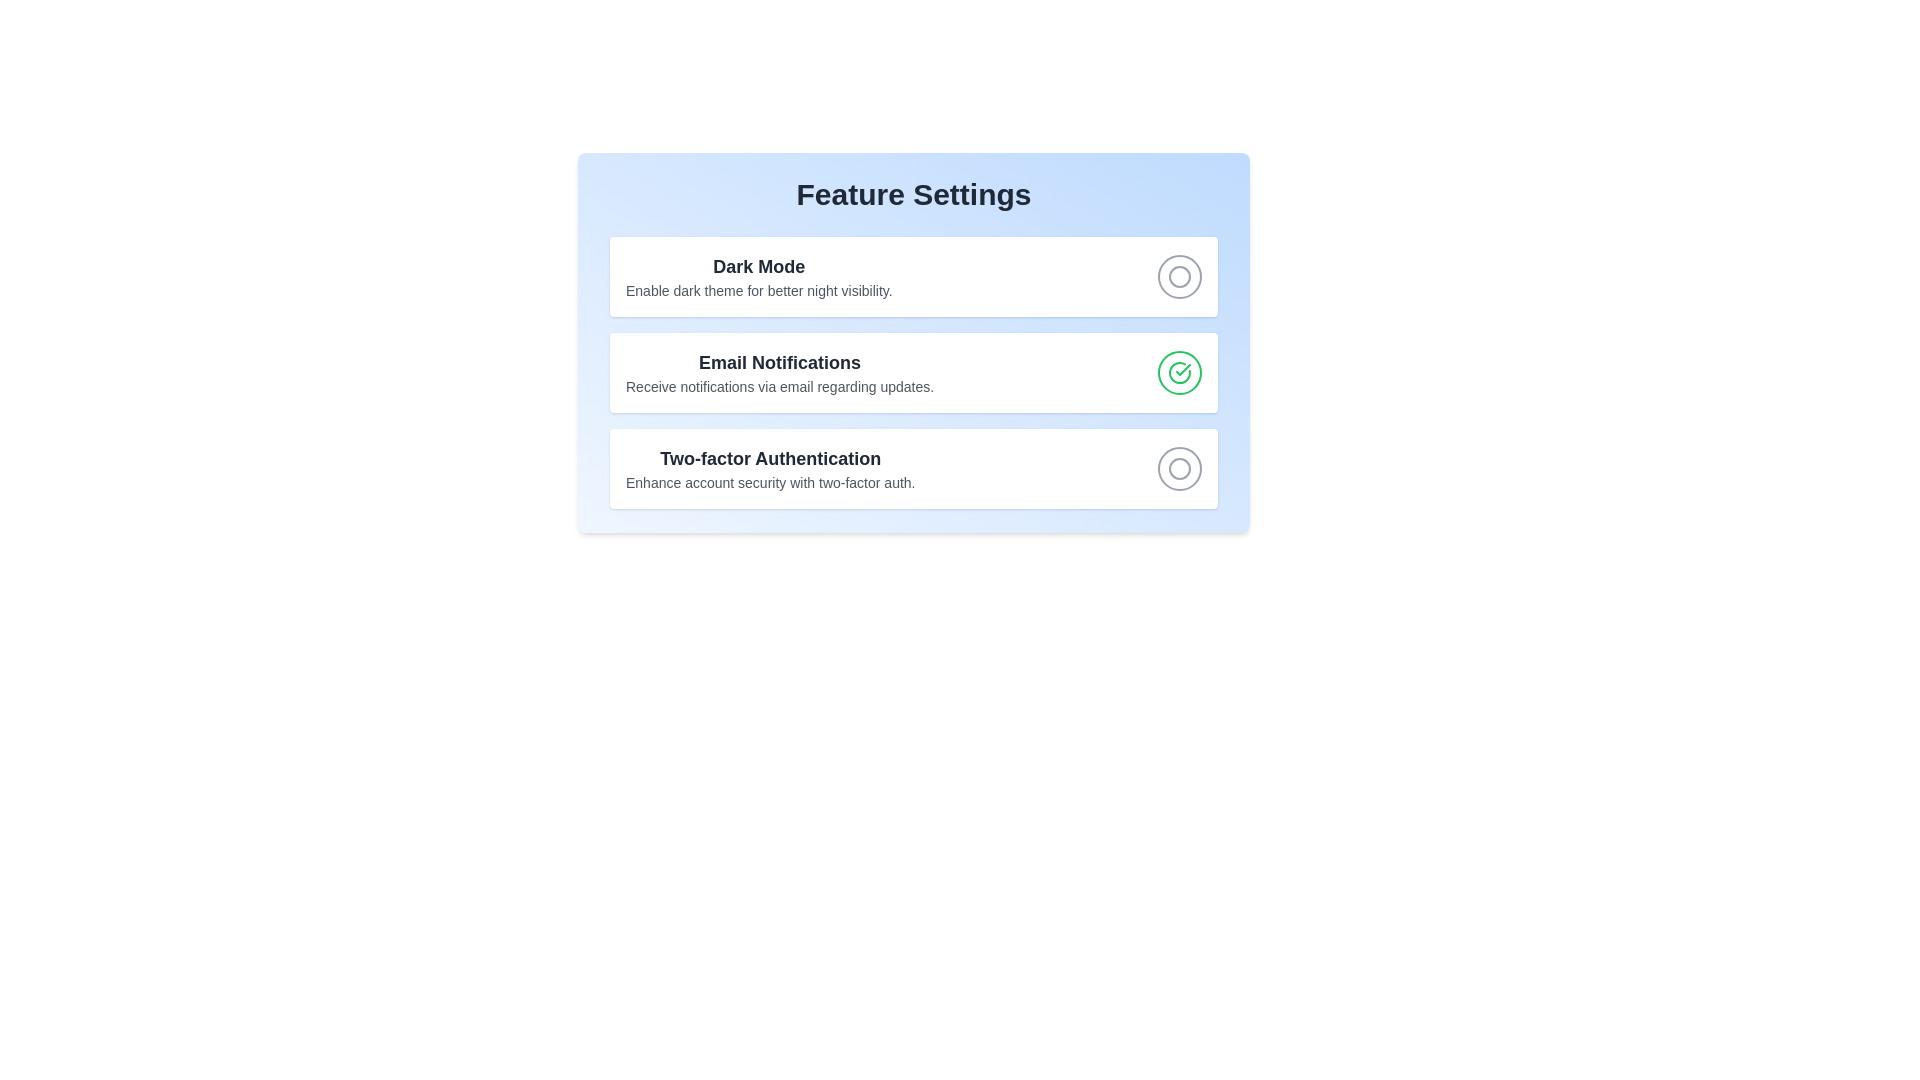 This screenshot has width=1920, height=1080. I want to click on the circular icon with a green outline and checkmark symbol located next to 'Email Notifications' in the settings list, so click(1180, 373).